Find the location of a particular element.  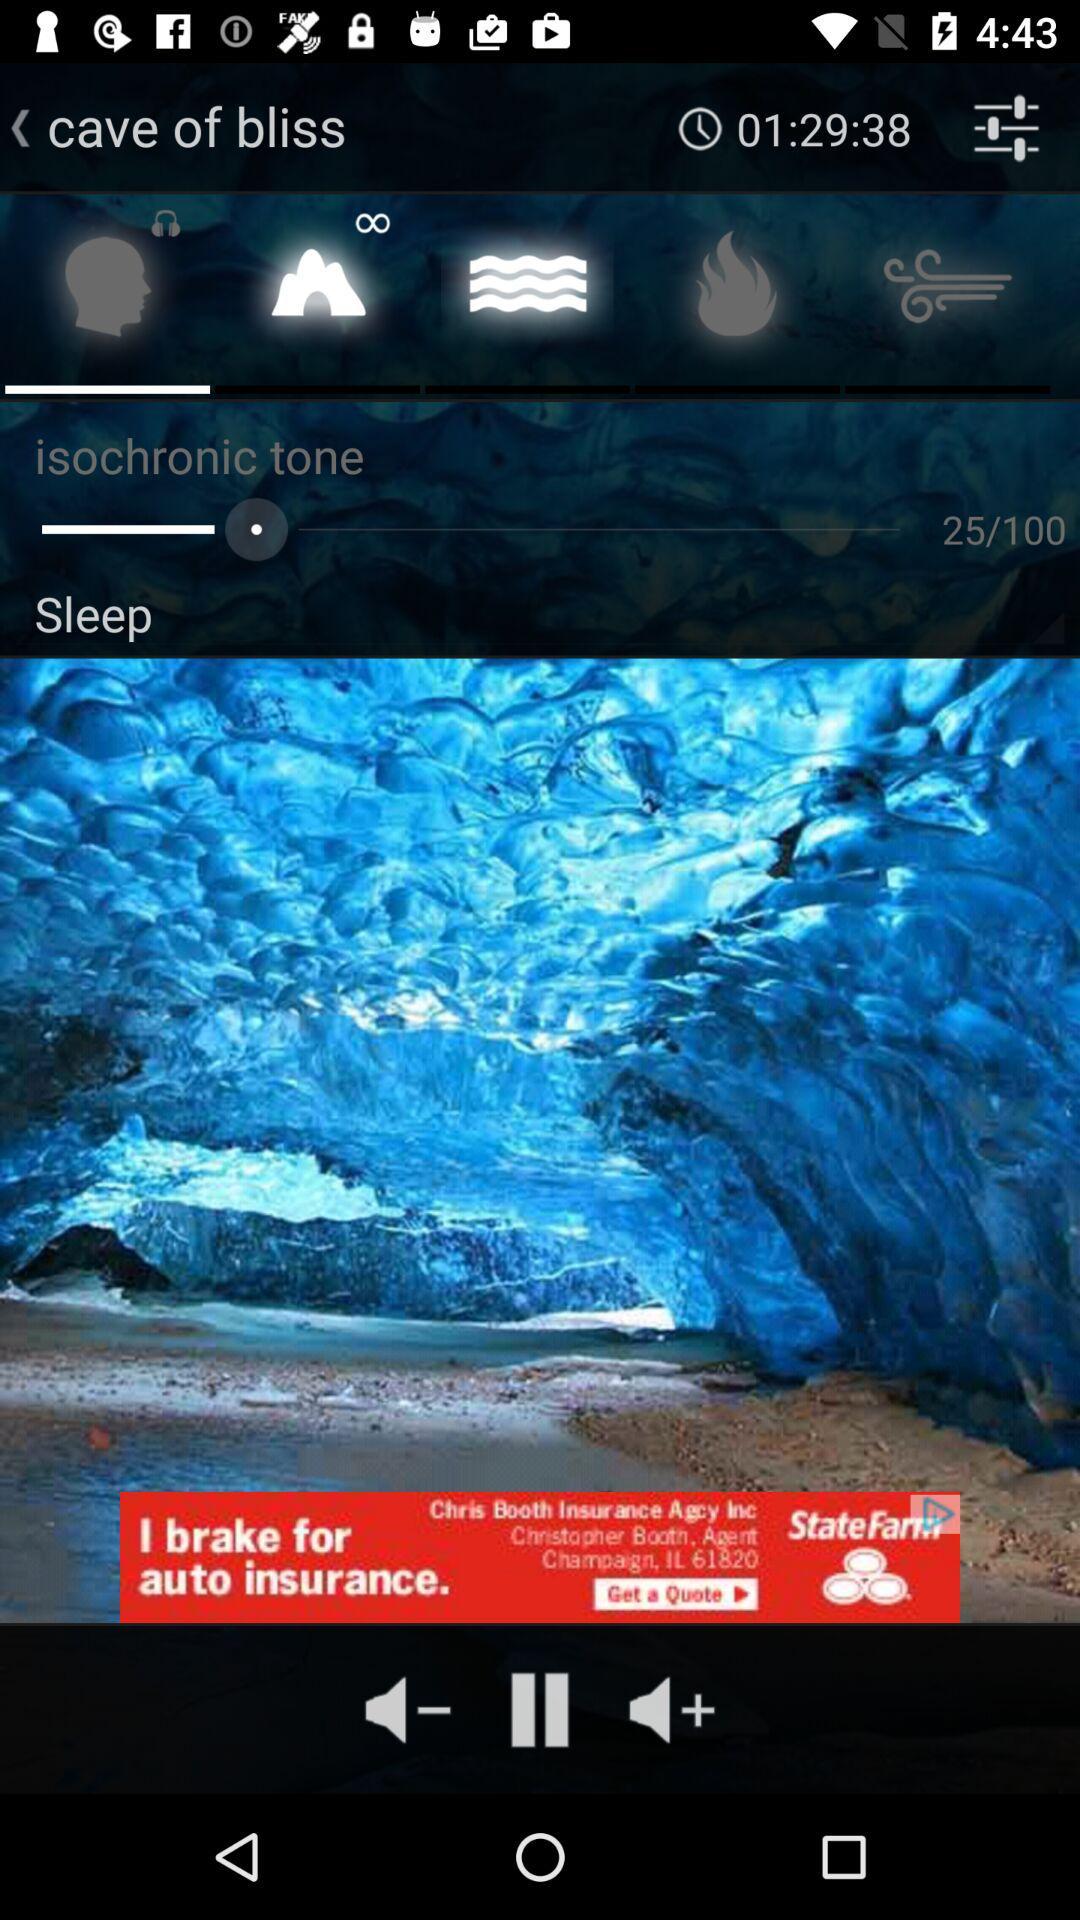

the sliders icon is located at coordinates (1006, 127).